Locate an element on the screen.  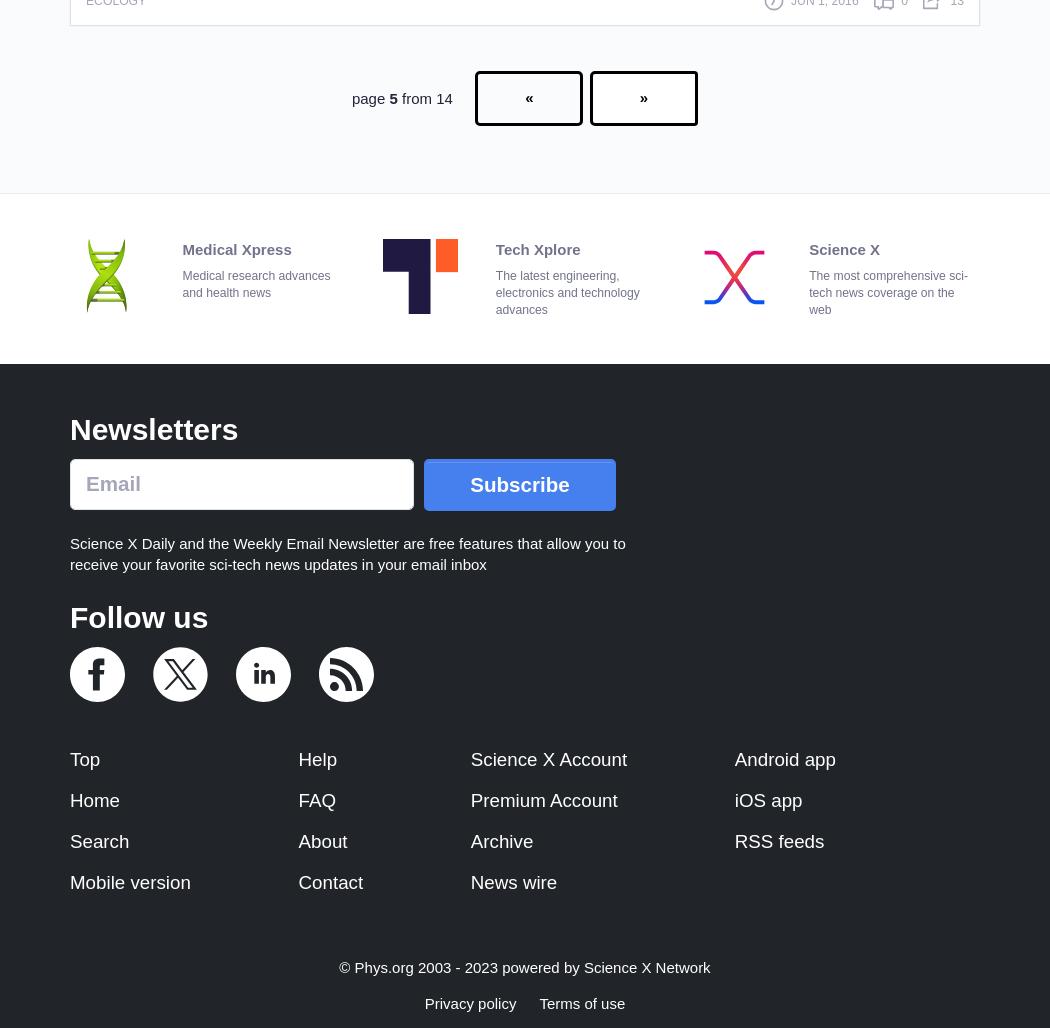
'Archive' is located at coordinates (500, 840).